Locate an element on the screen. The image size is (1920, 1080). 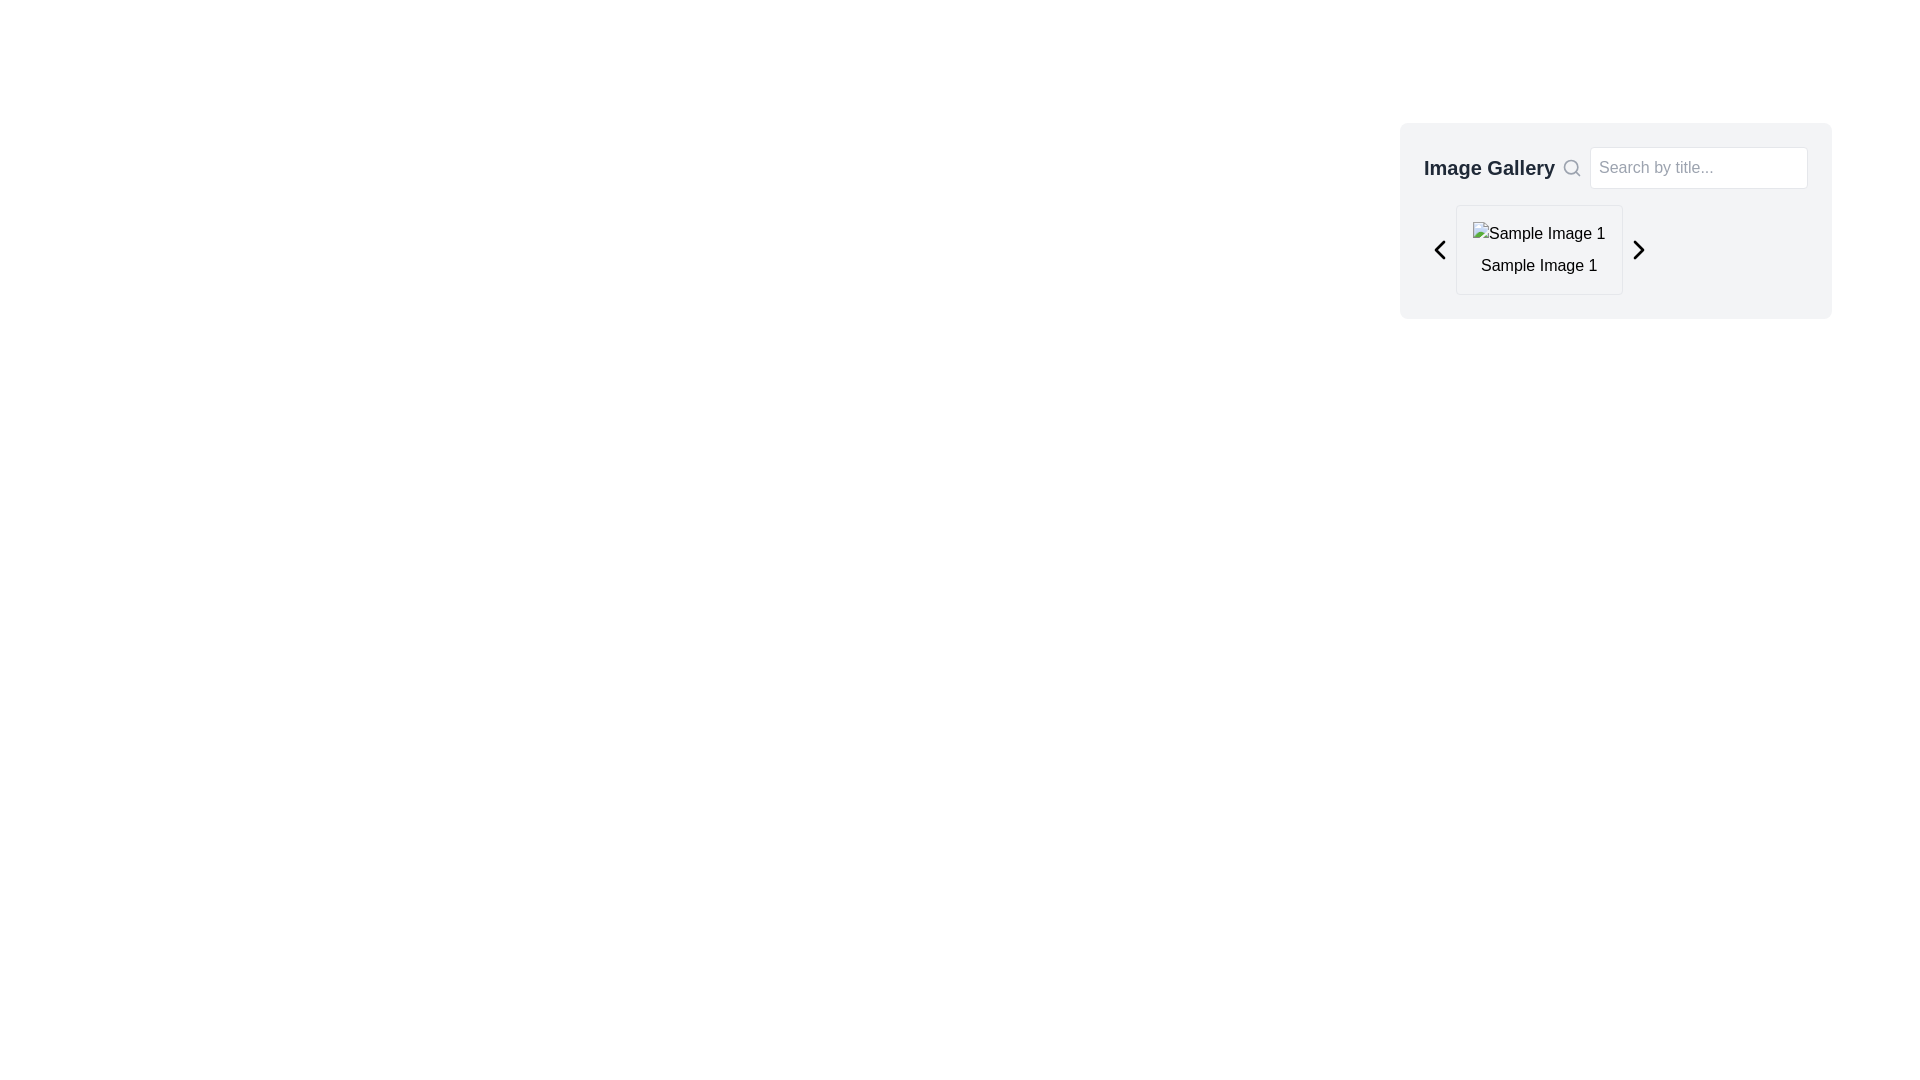
the navigation icon located at the upper-right area of the image gallery interface to move to the next image or section is located at coordinates (1638, 249).